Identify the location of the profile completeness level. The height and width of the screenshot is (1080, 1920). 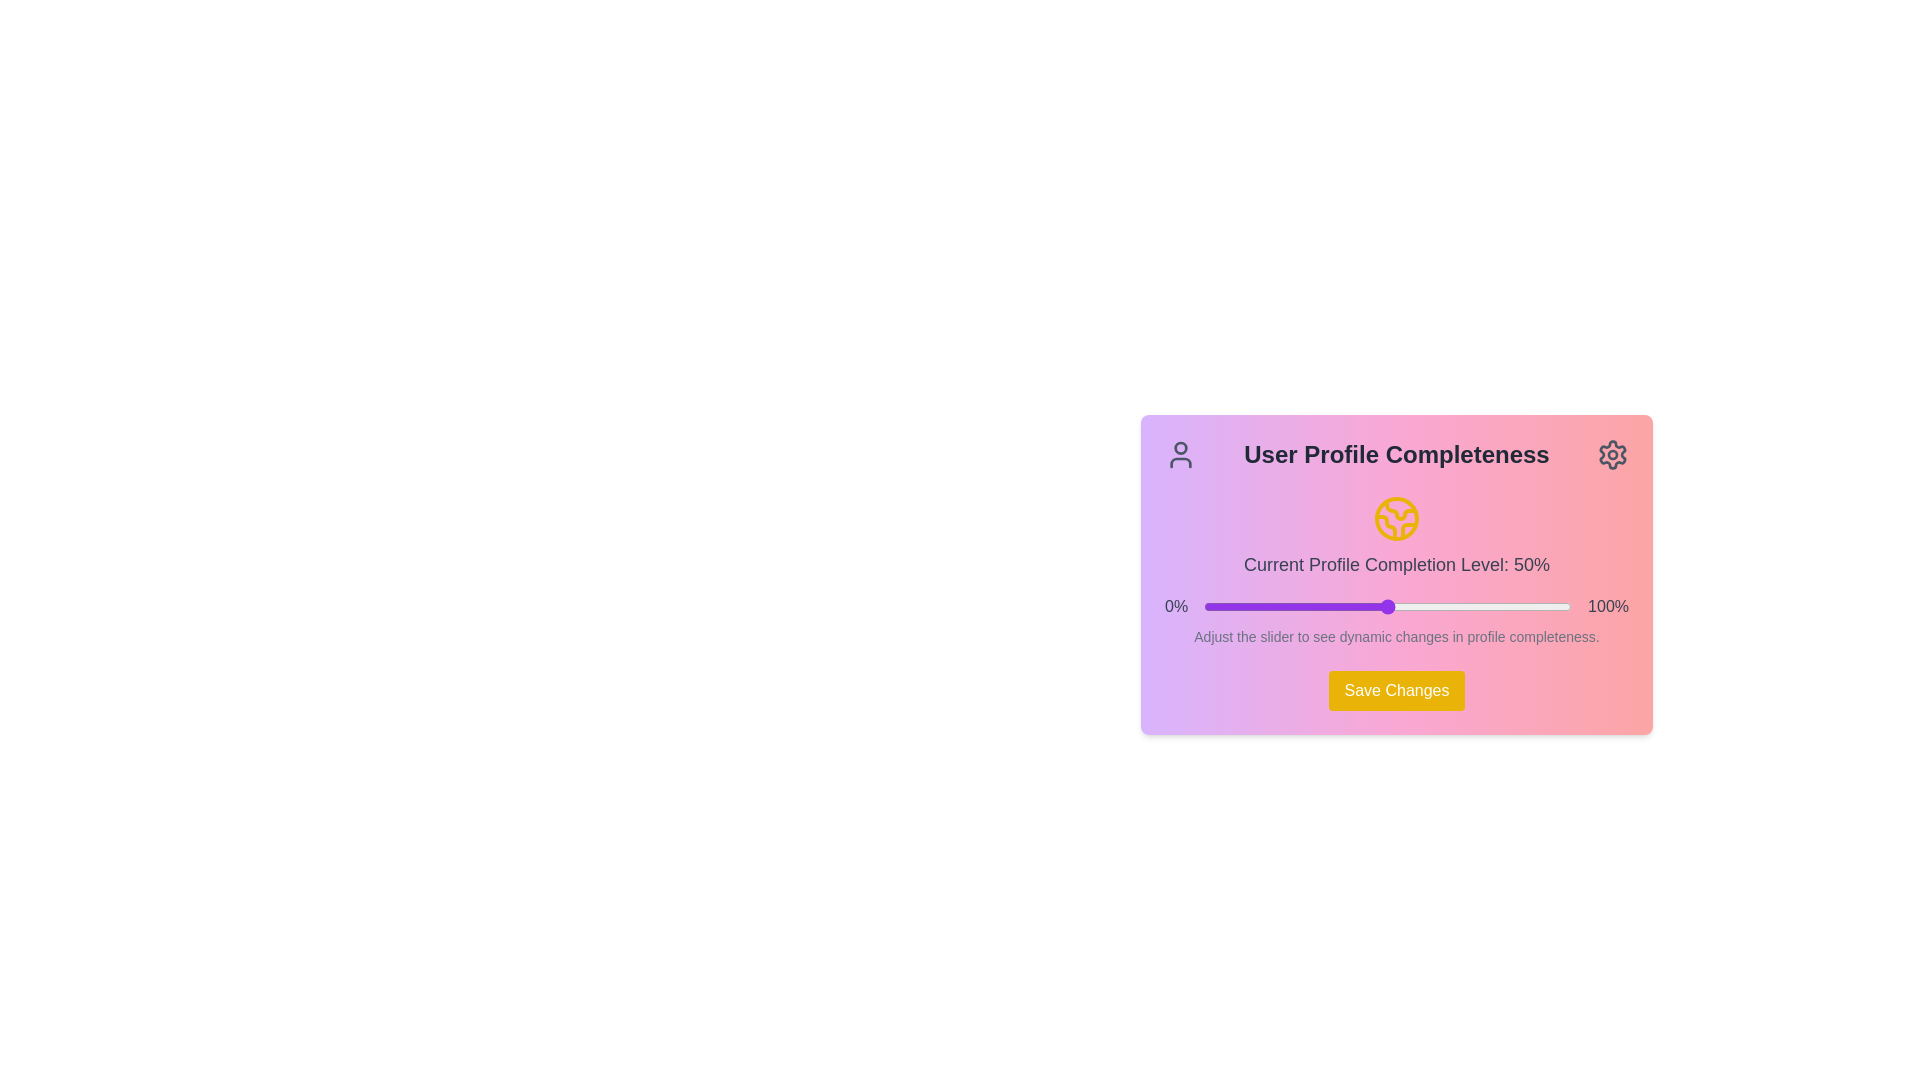
(1254, 605).